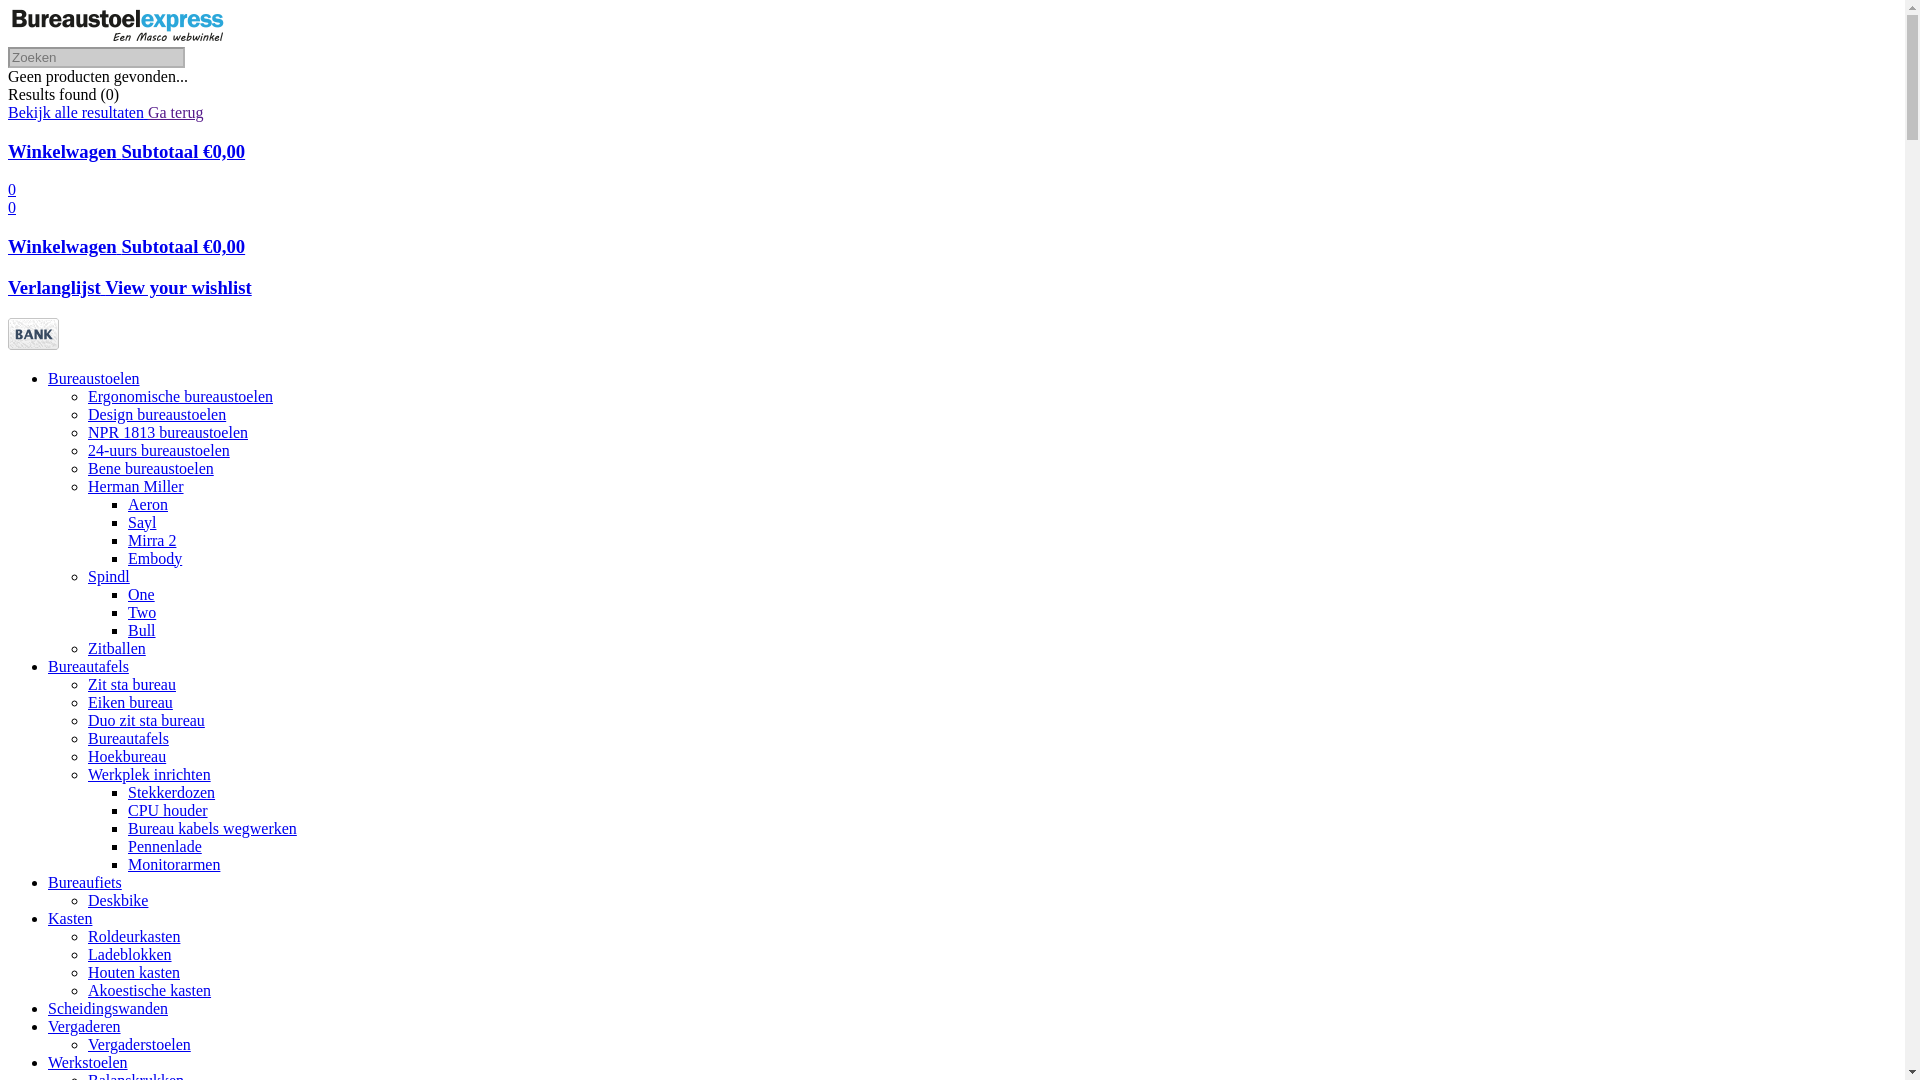 The width and height of the screenshot is (1920, 1080). What do you see at coordinates (115, 648) in the screenshot?
I see `'Zitballen'` at bounding box center [115, 648].